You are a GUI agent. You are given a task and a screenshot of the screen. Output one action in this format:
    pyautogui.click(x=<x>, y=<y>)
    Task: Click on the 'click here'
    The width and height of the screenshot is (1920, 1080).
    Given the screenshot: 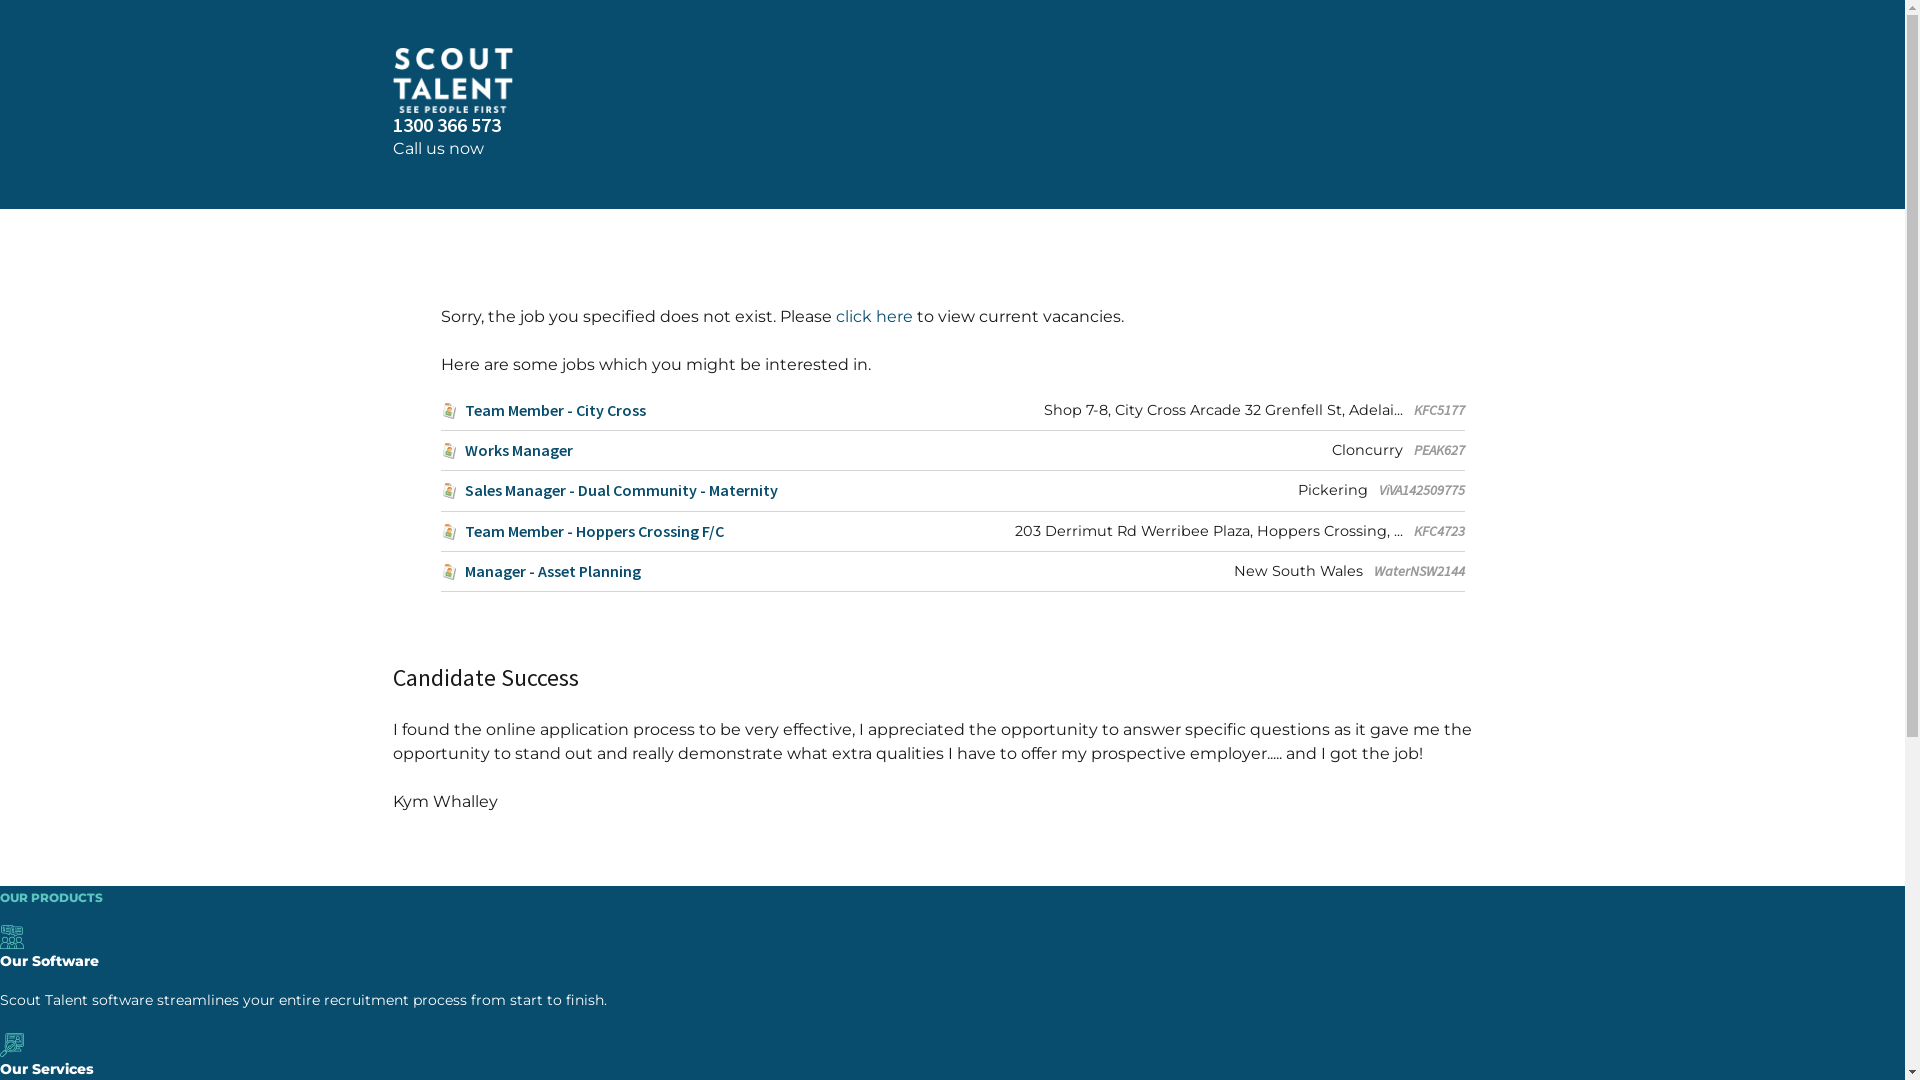 What is the action you would take?
    pyautogui.click(x=874, y=315)
    